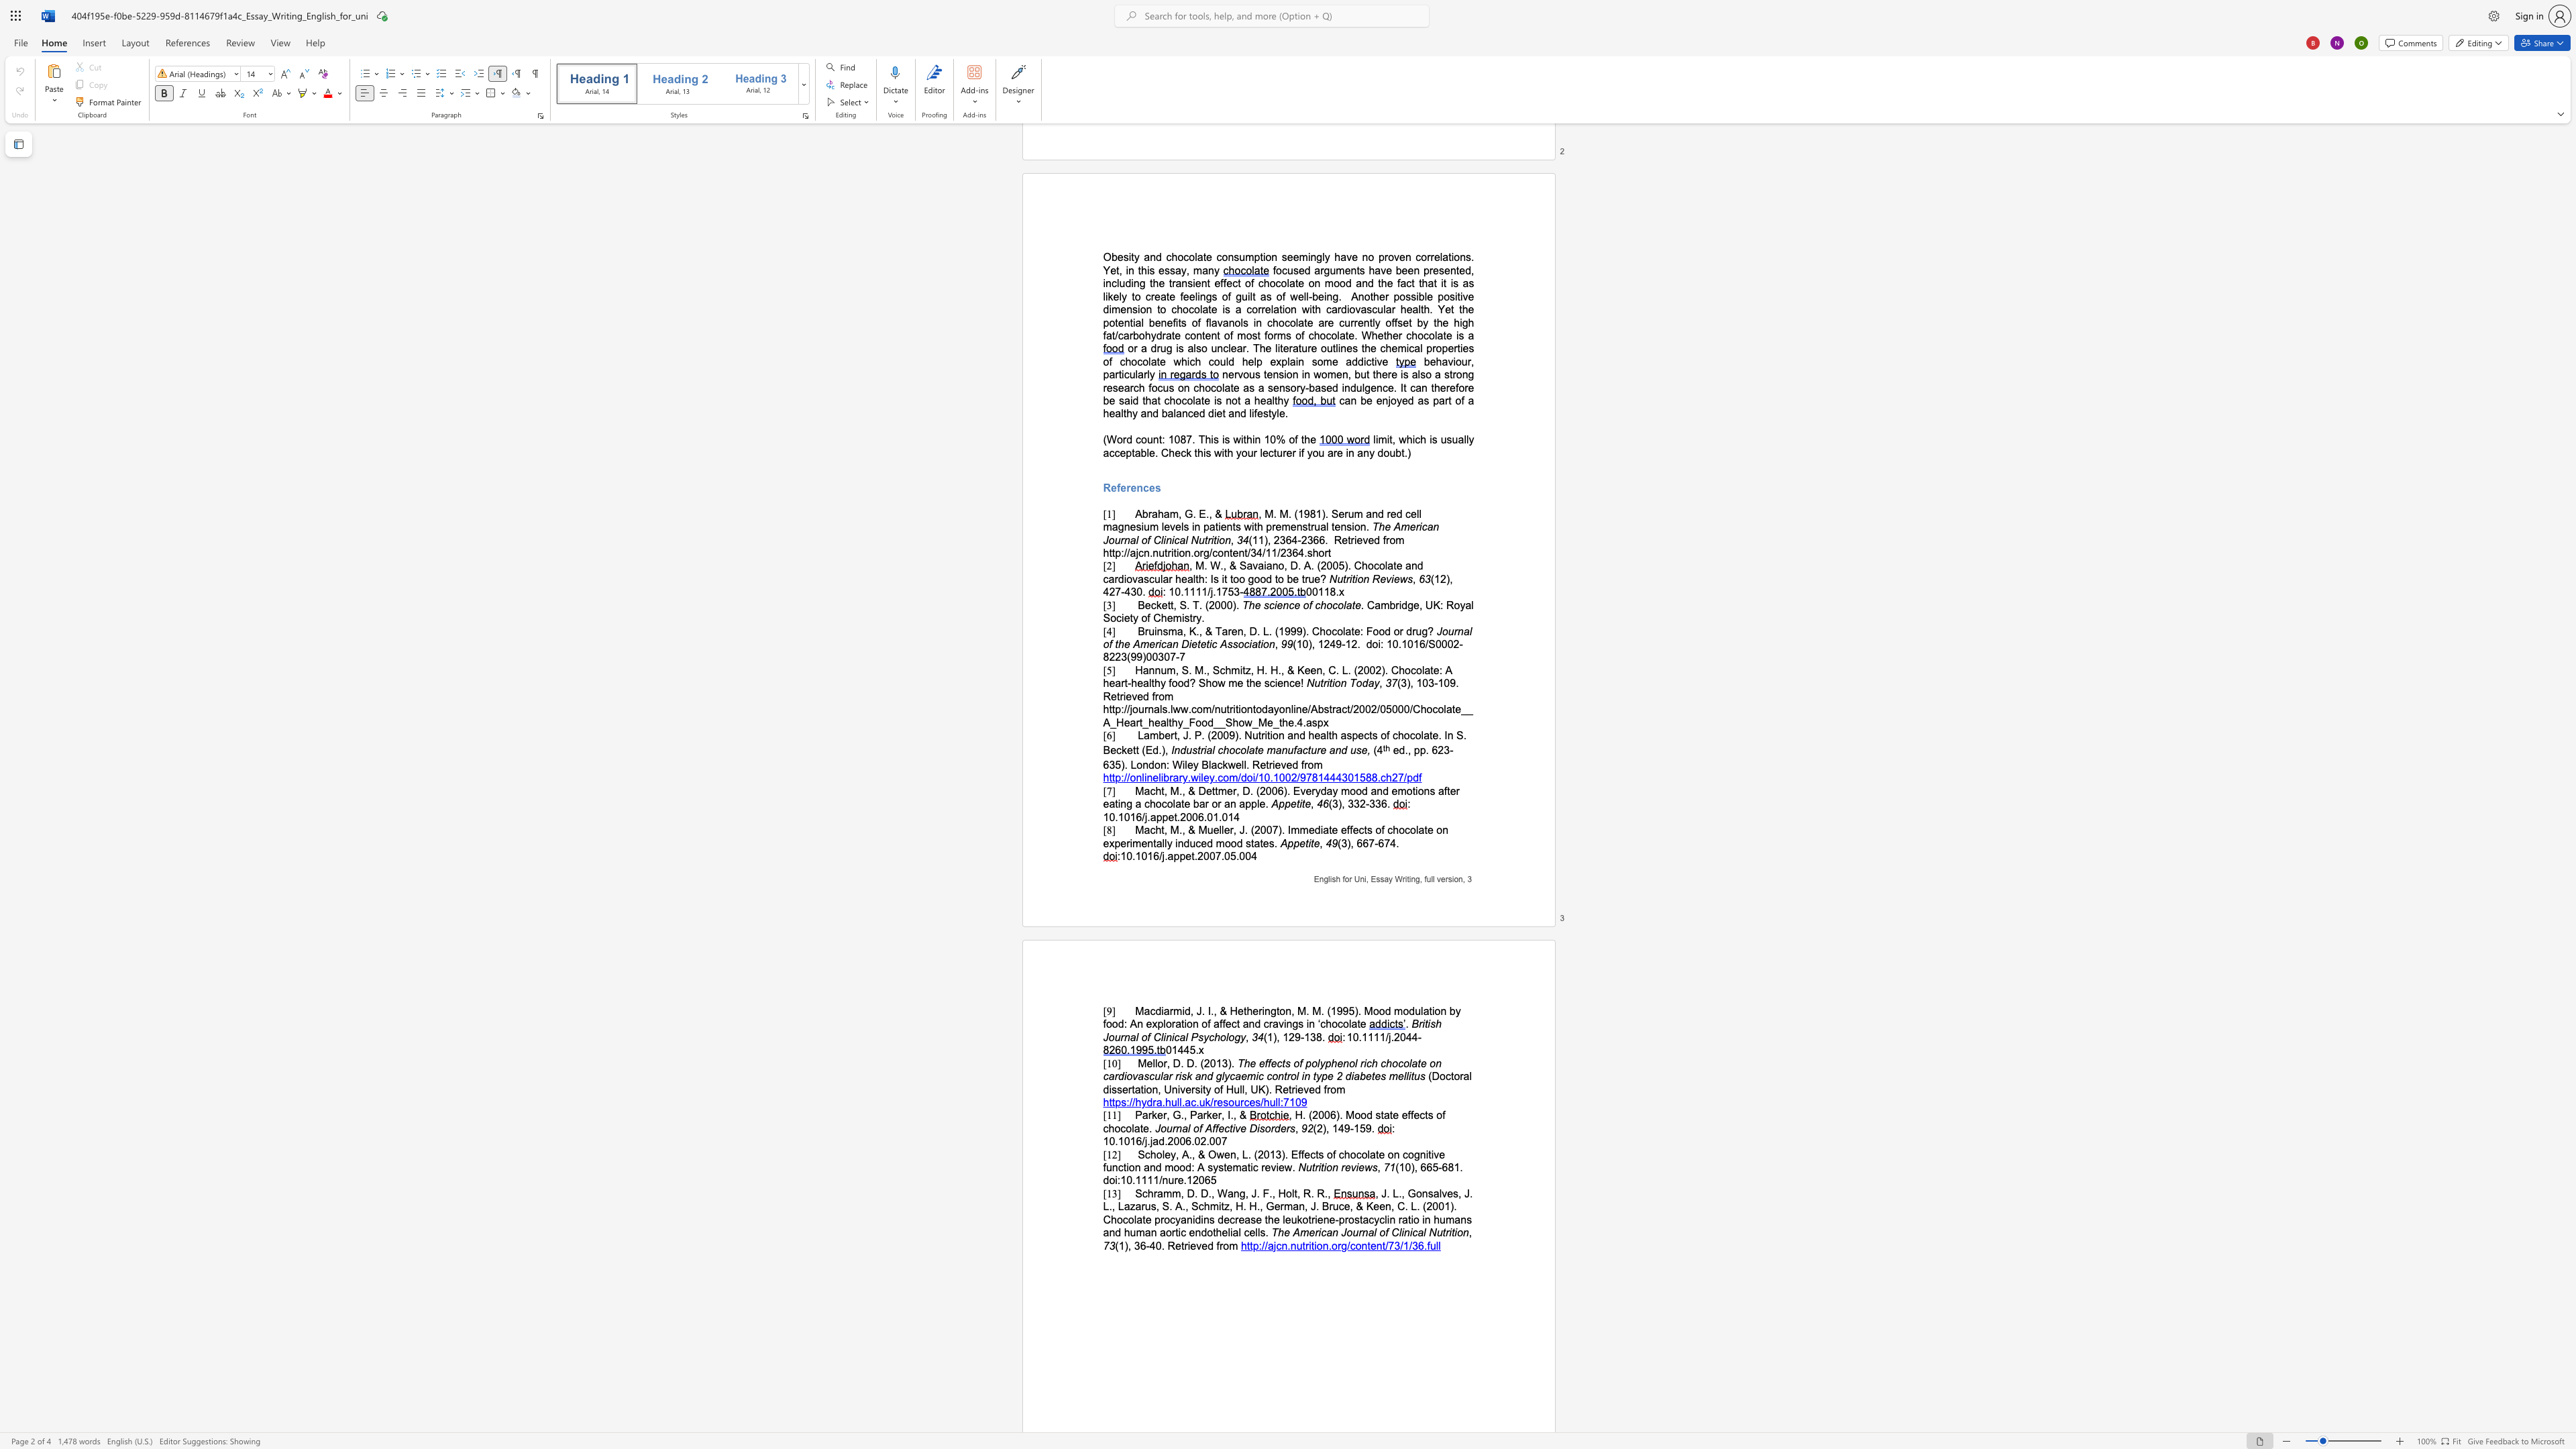 The image size is (2576, 1449). I want to click on the subset text "d.2006.02.00" within the text "10.1016/j.jad.2006.02.007", so click(1157, 1140).